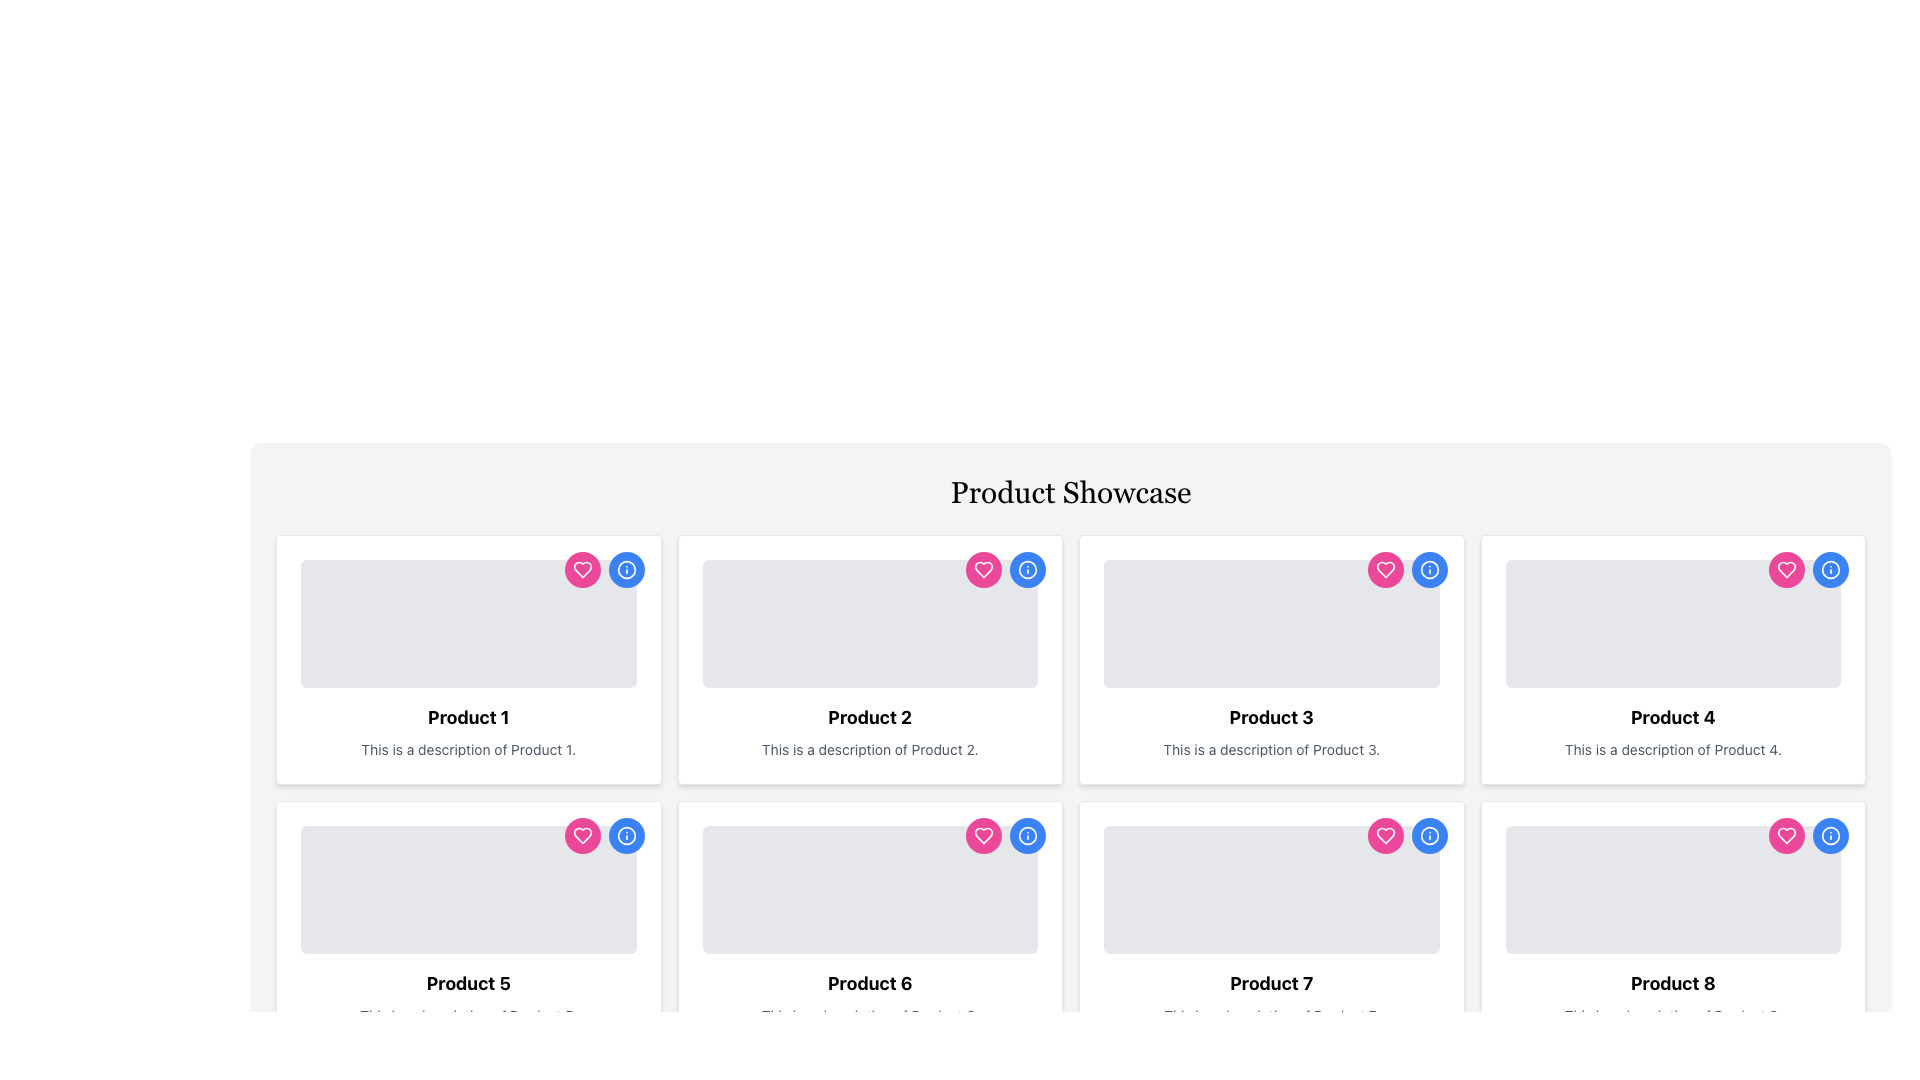 The image size is (1920, 1080). What do you see at coordinates (870, 889) in the screenshot?
I see `the gray rectangular image placeholder with rounded corners located at the top of the 'Product 6' card` at bounding box center [870, 889].